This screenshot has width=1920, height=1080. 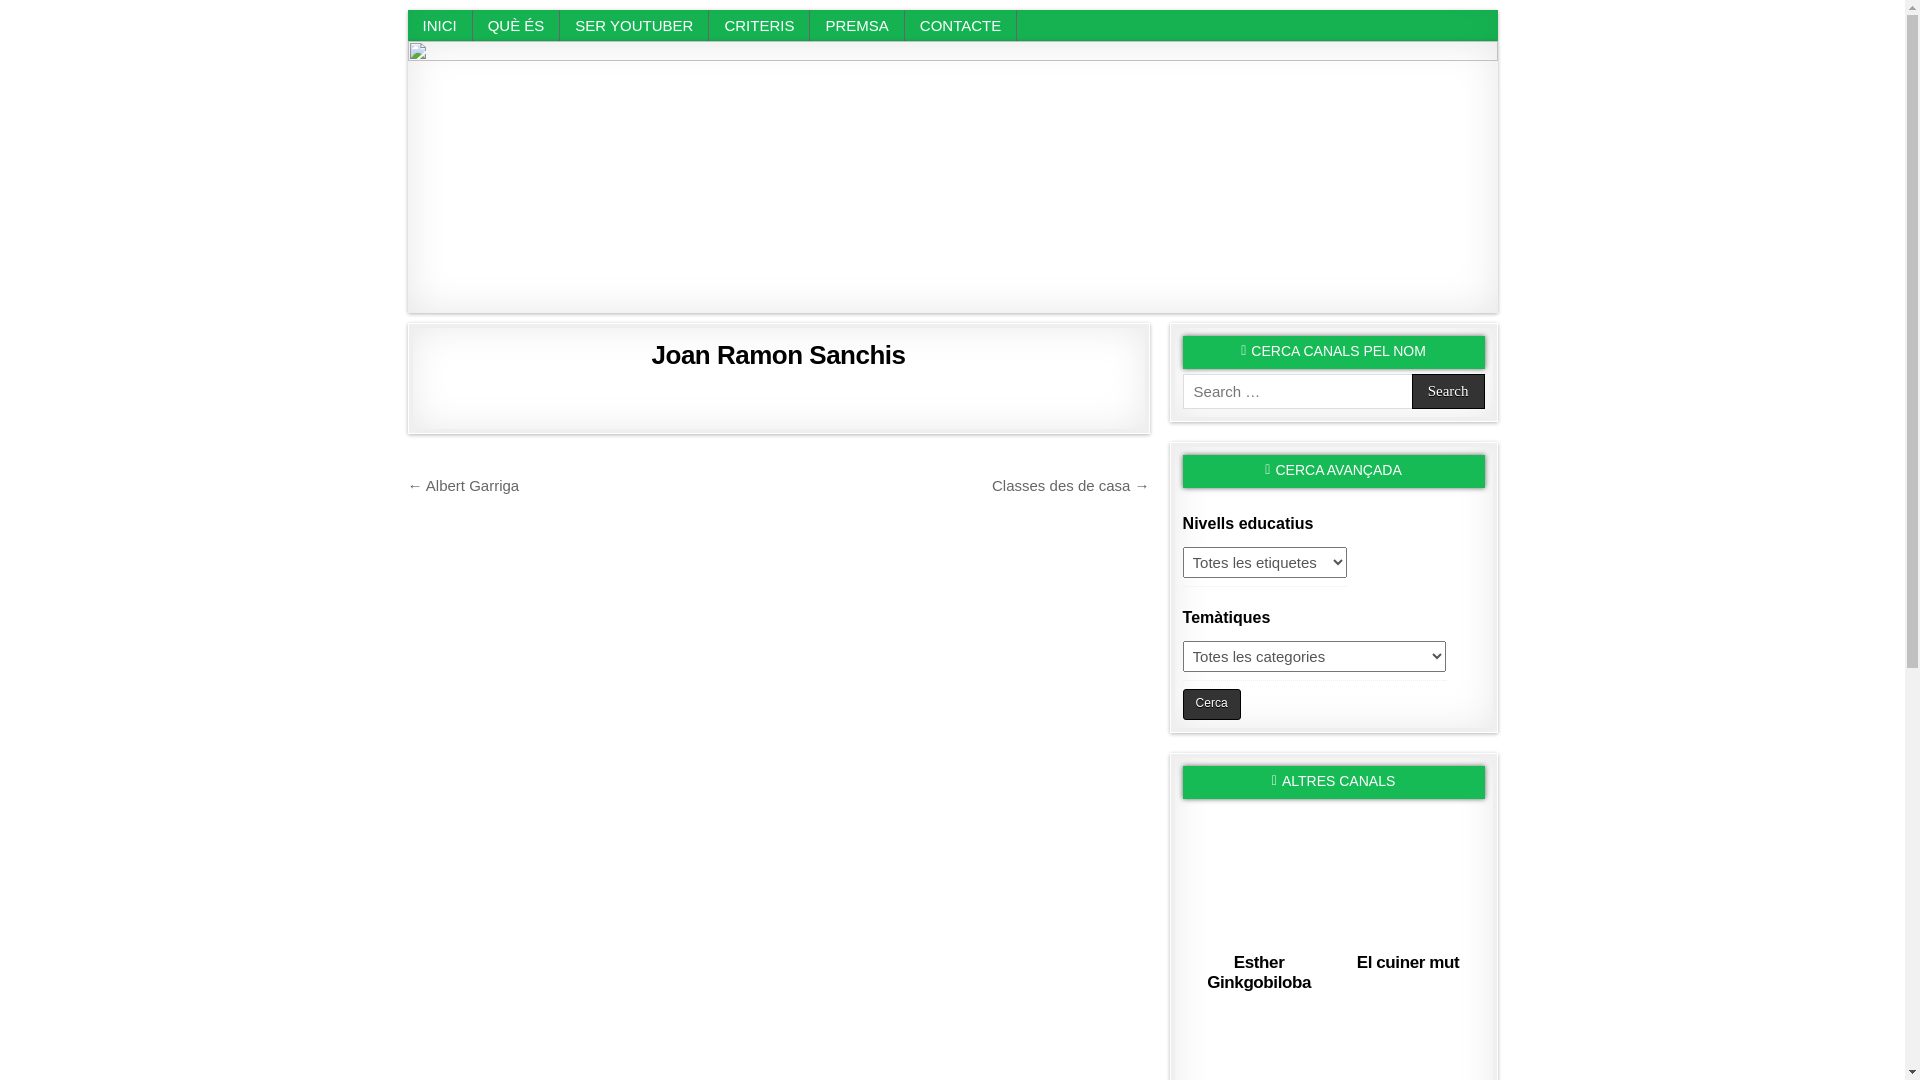 What do you see at coordinates (709, 25) in the screenshot?
I see `'CRITERIS'` at bounding box center [709, 25].